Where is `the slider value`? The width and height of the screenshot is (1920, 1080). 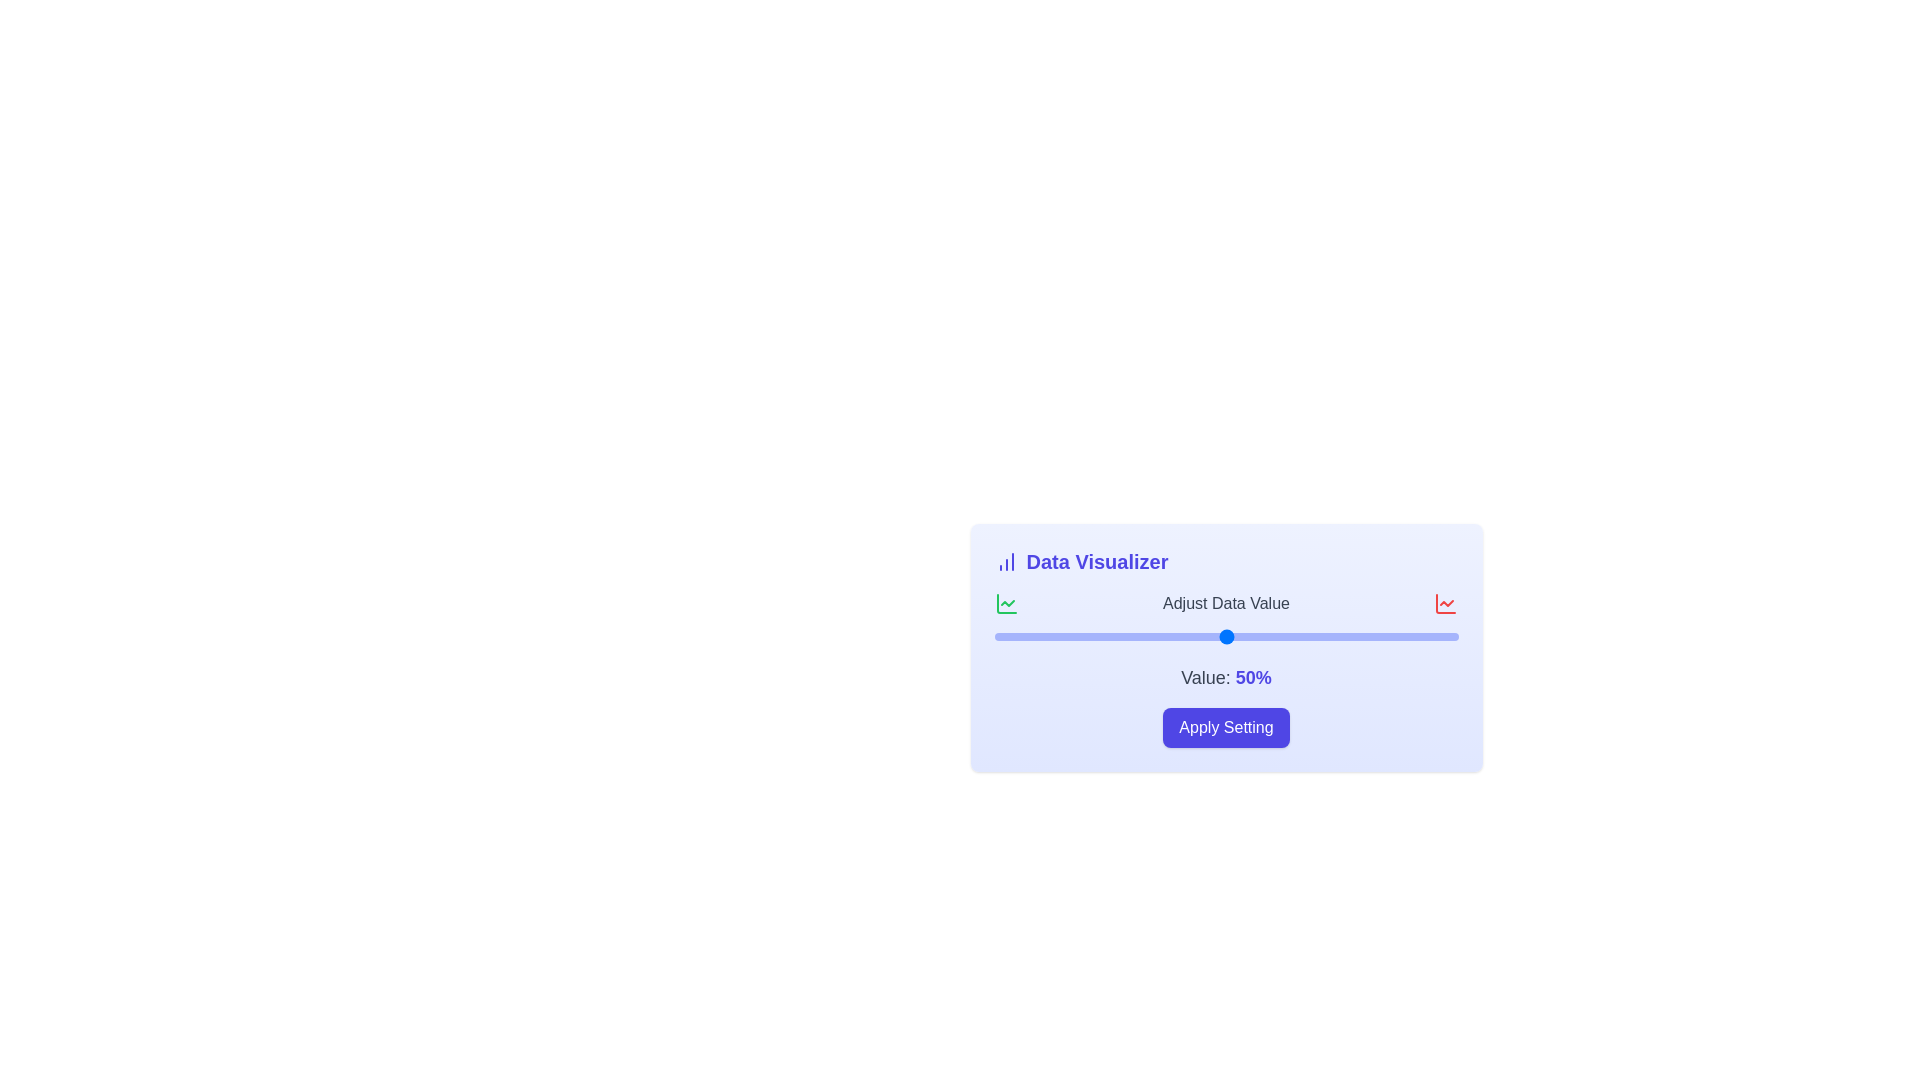 the slider value is located at coordinates (1216, 636).